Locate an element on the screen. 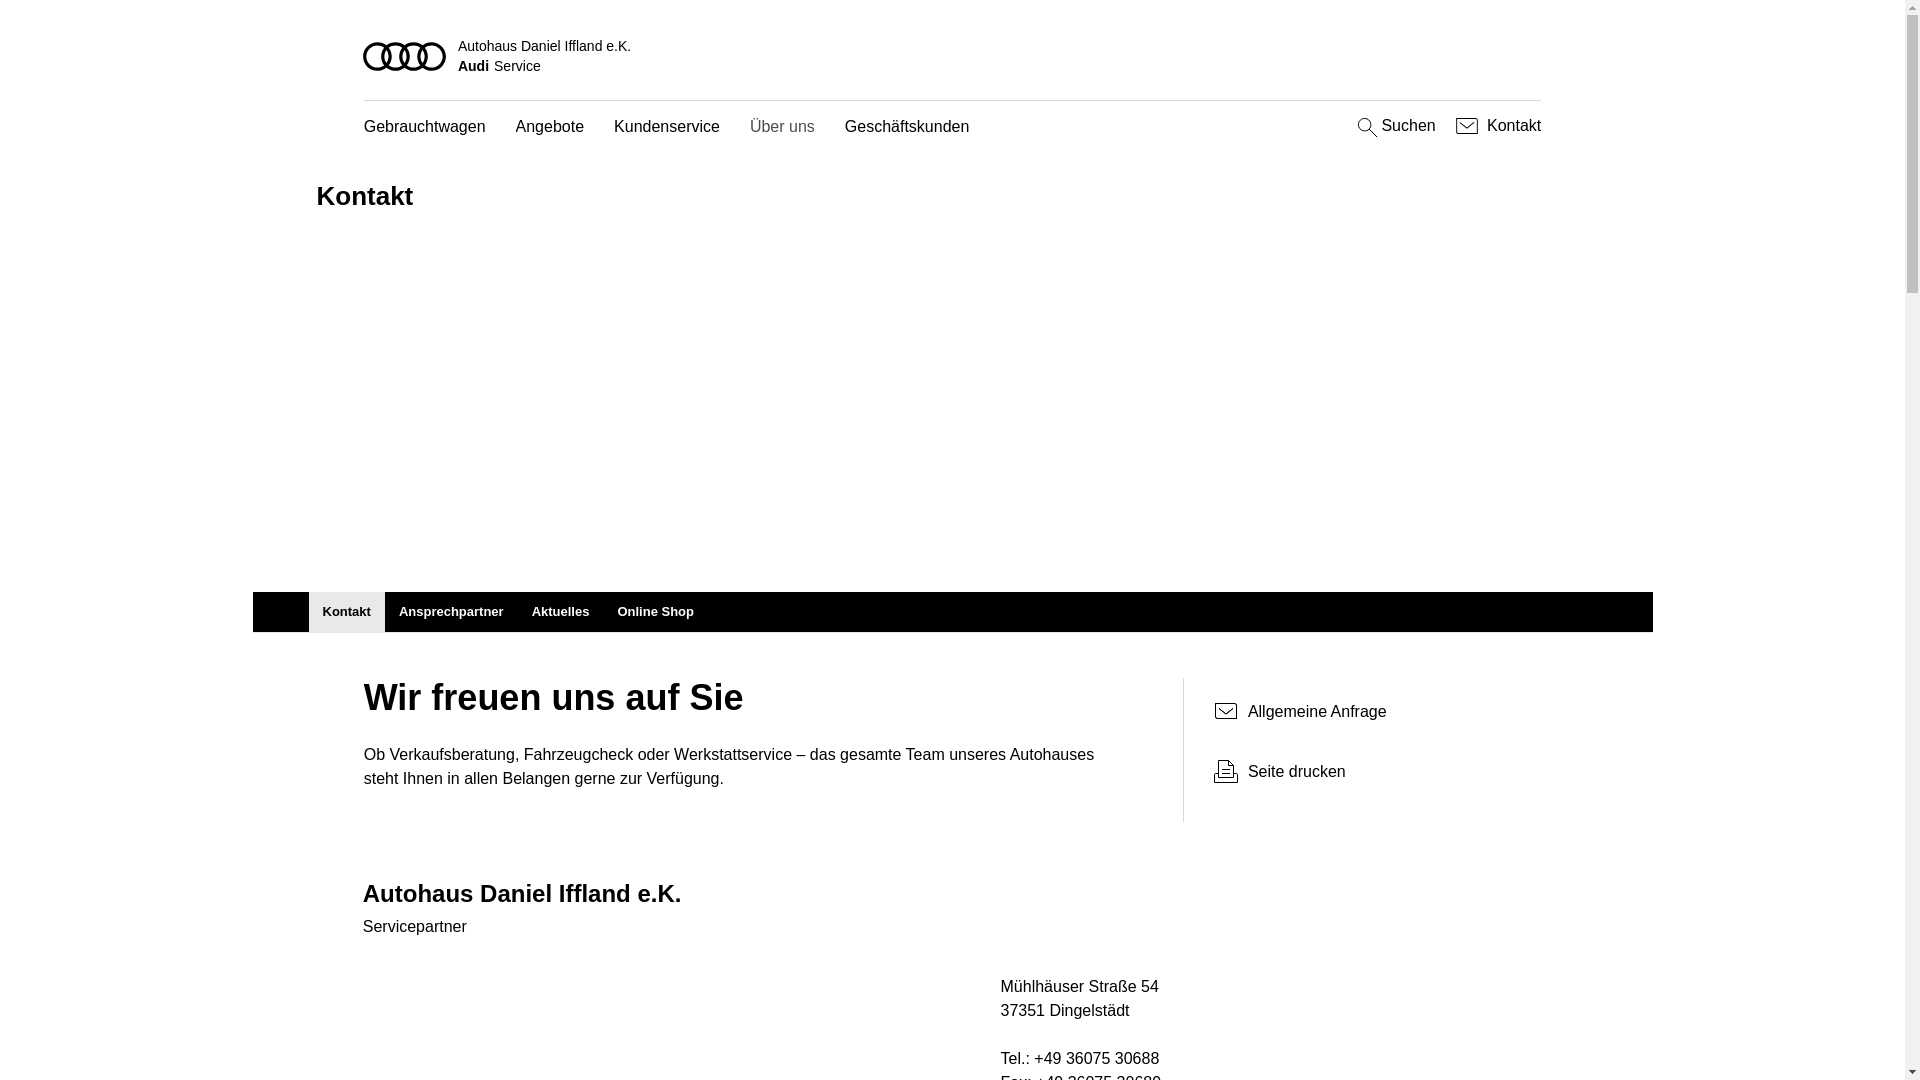  'Angebote' is located at coordinates (515, 127).